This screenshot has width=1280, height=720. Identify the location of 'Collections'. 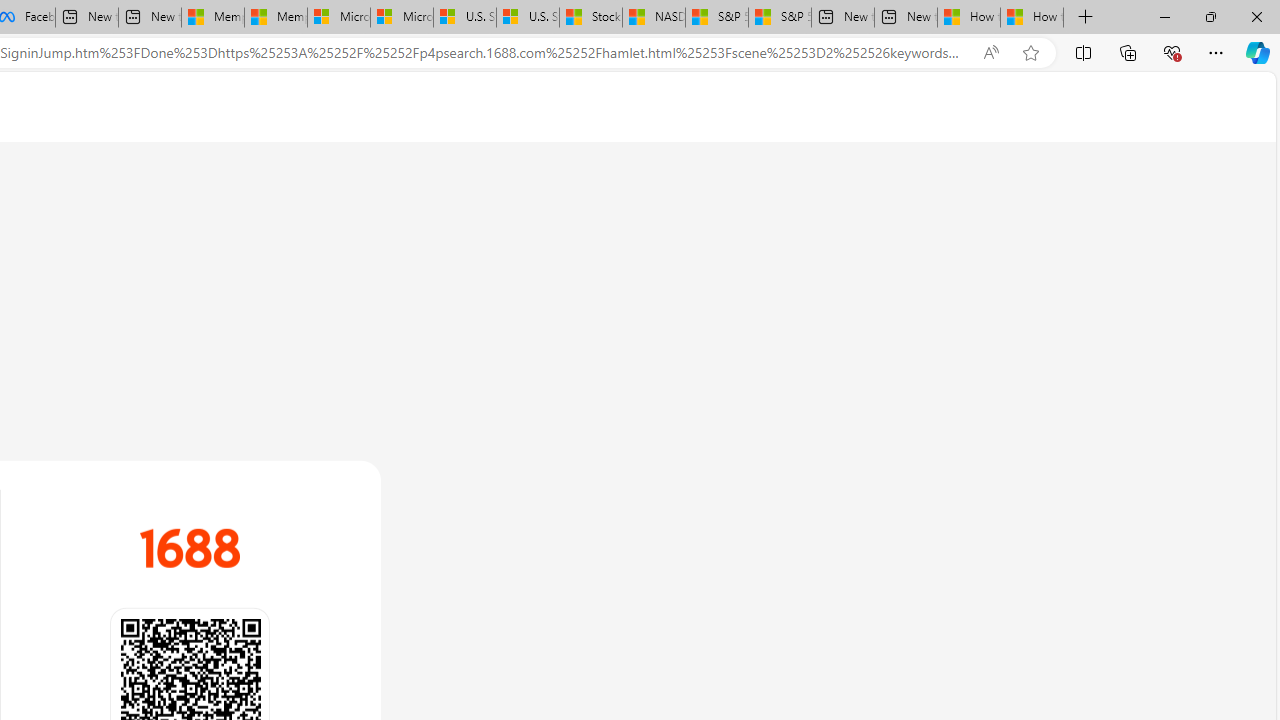
(1128, 51).